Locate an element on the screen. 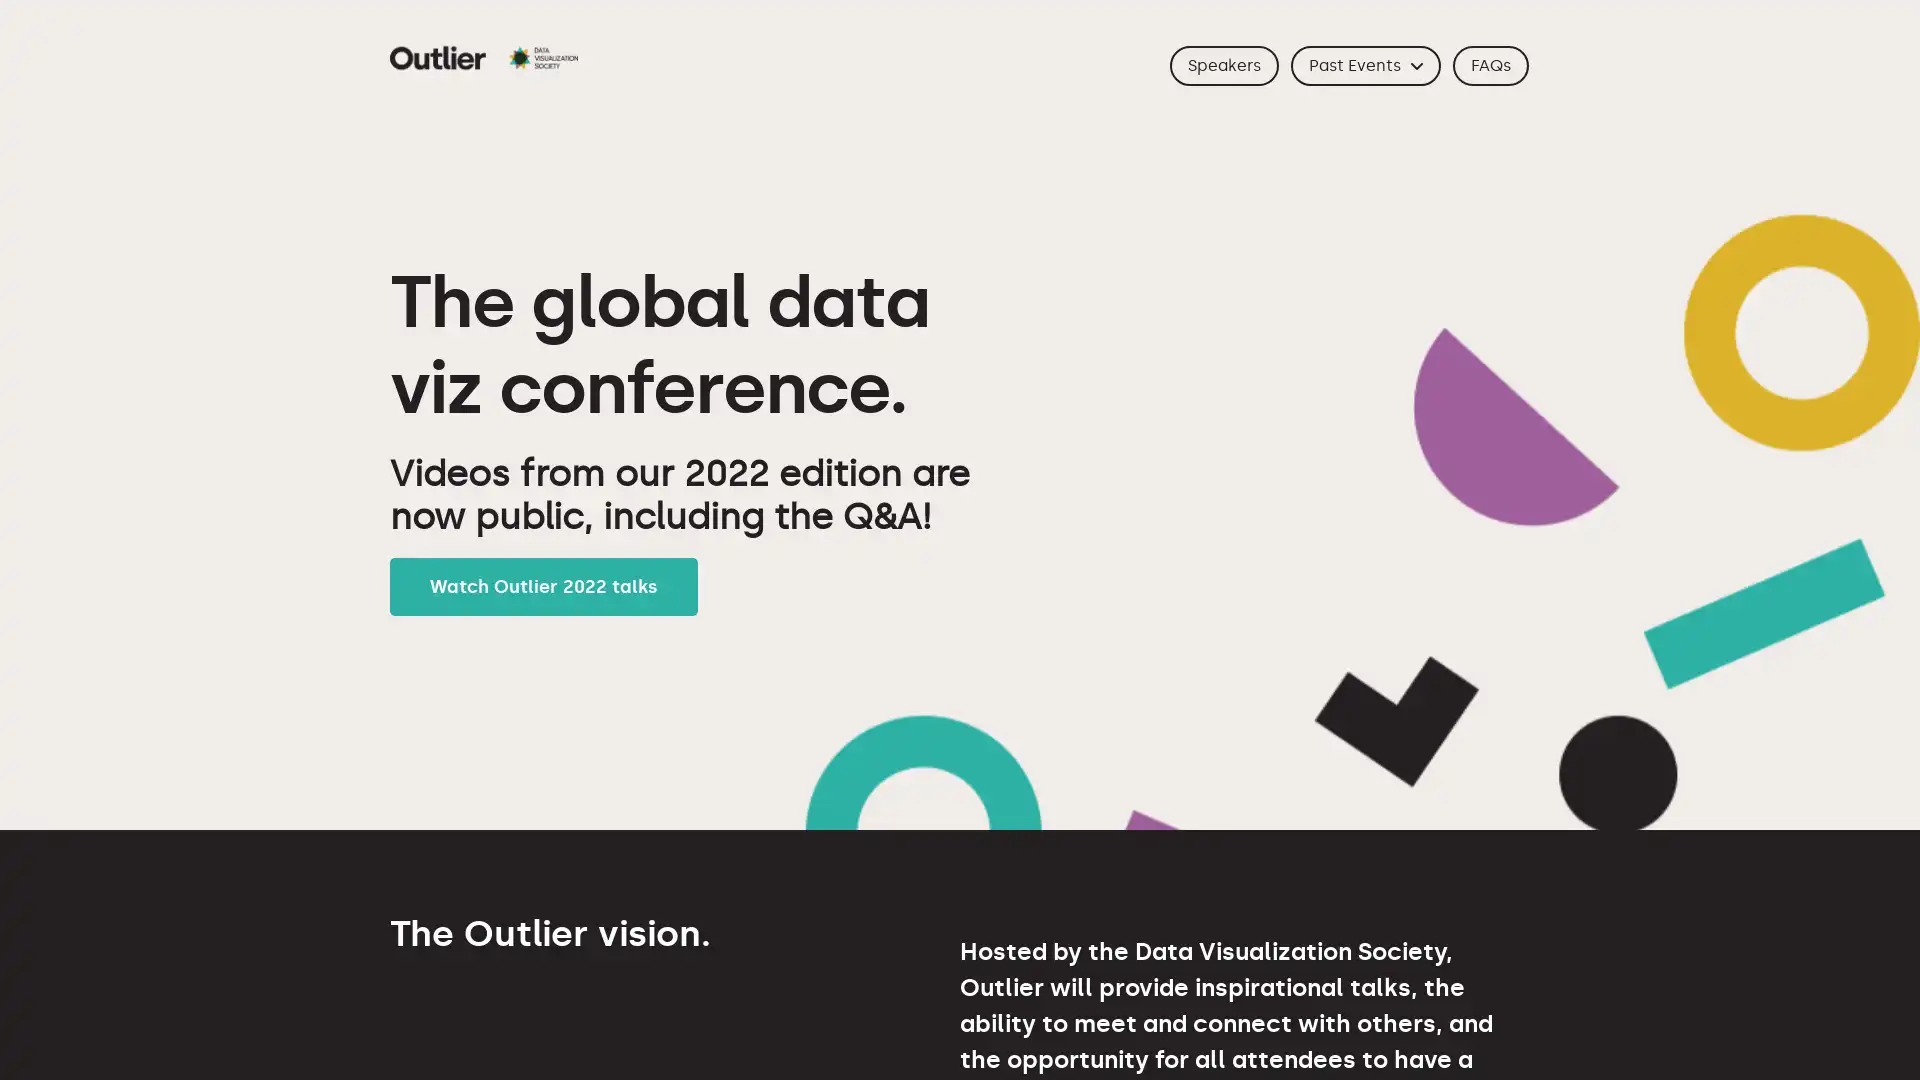 This screenshot has height=1080, width=1920. Watch Outlier 2022 talks is located at coordinates (543, 585).